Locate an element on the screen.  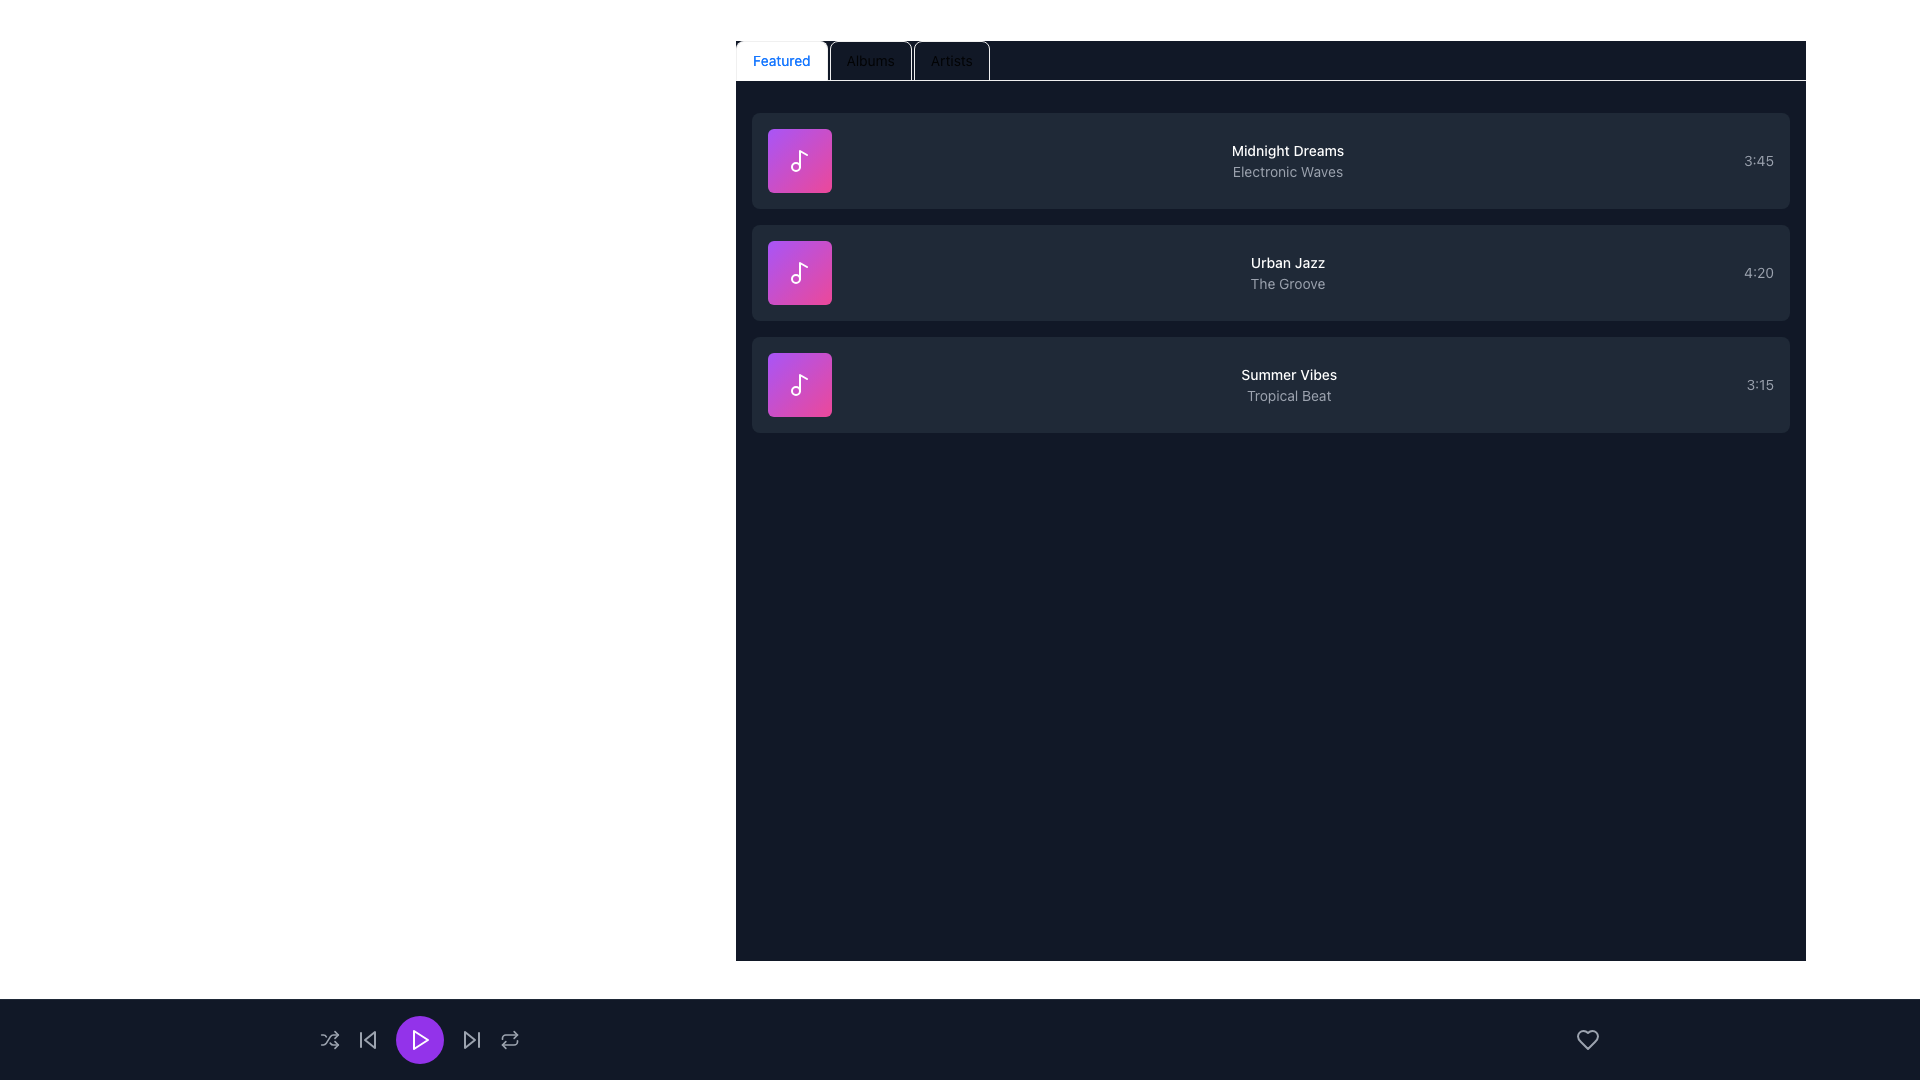
the 'Artists' navigation tab, which is the third tab from the left in the navigation bar is located at coordinates (950, 60).